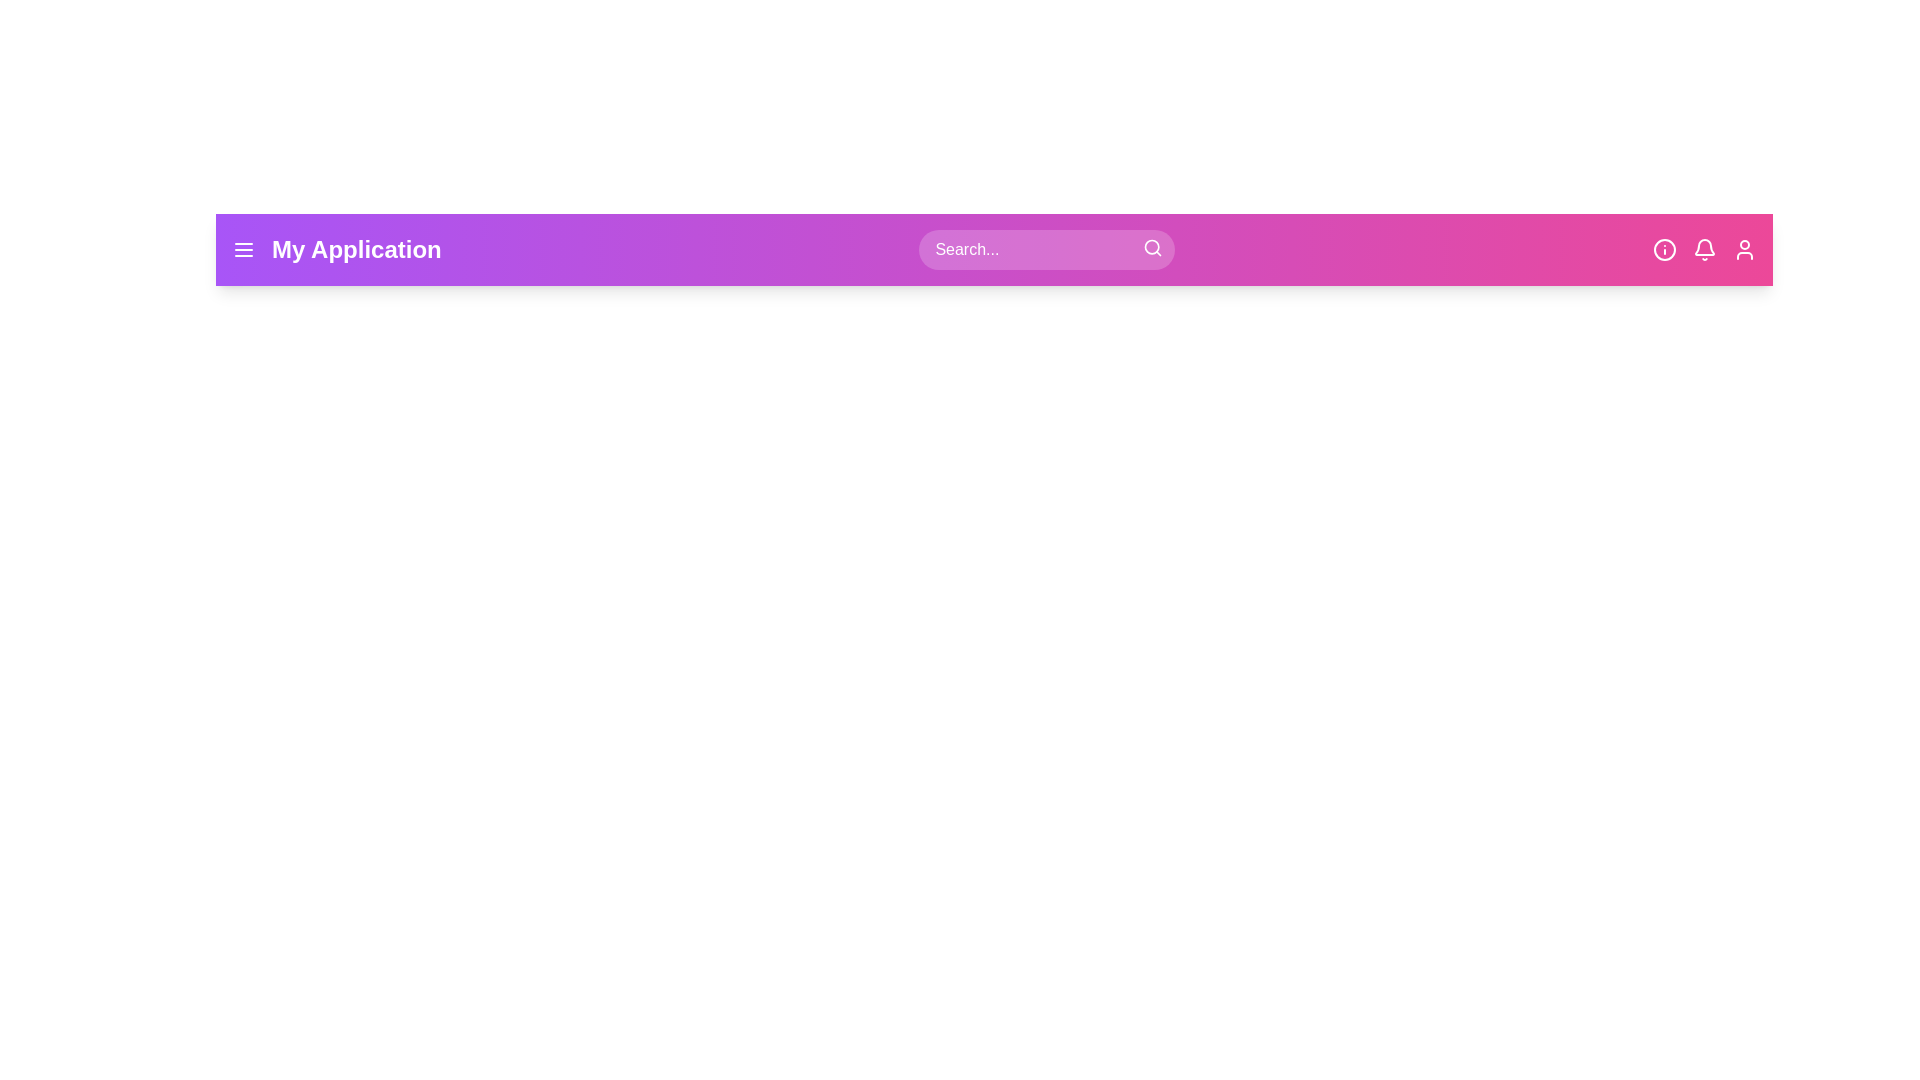 This screenshot has width=1920, height=1080. I want to click on menu button to open the navigation menu, so click(243, 249).